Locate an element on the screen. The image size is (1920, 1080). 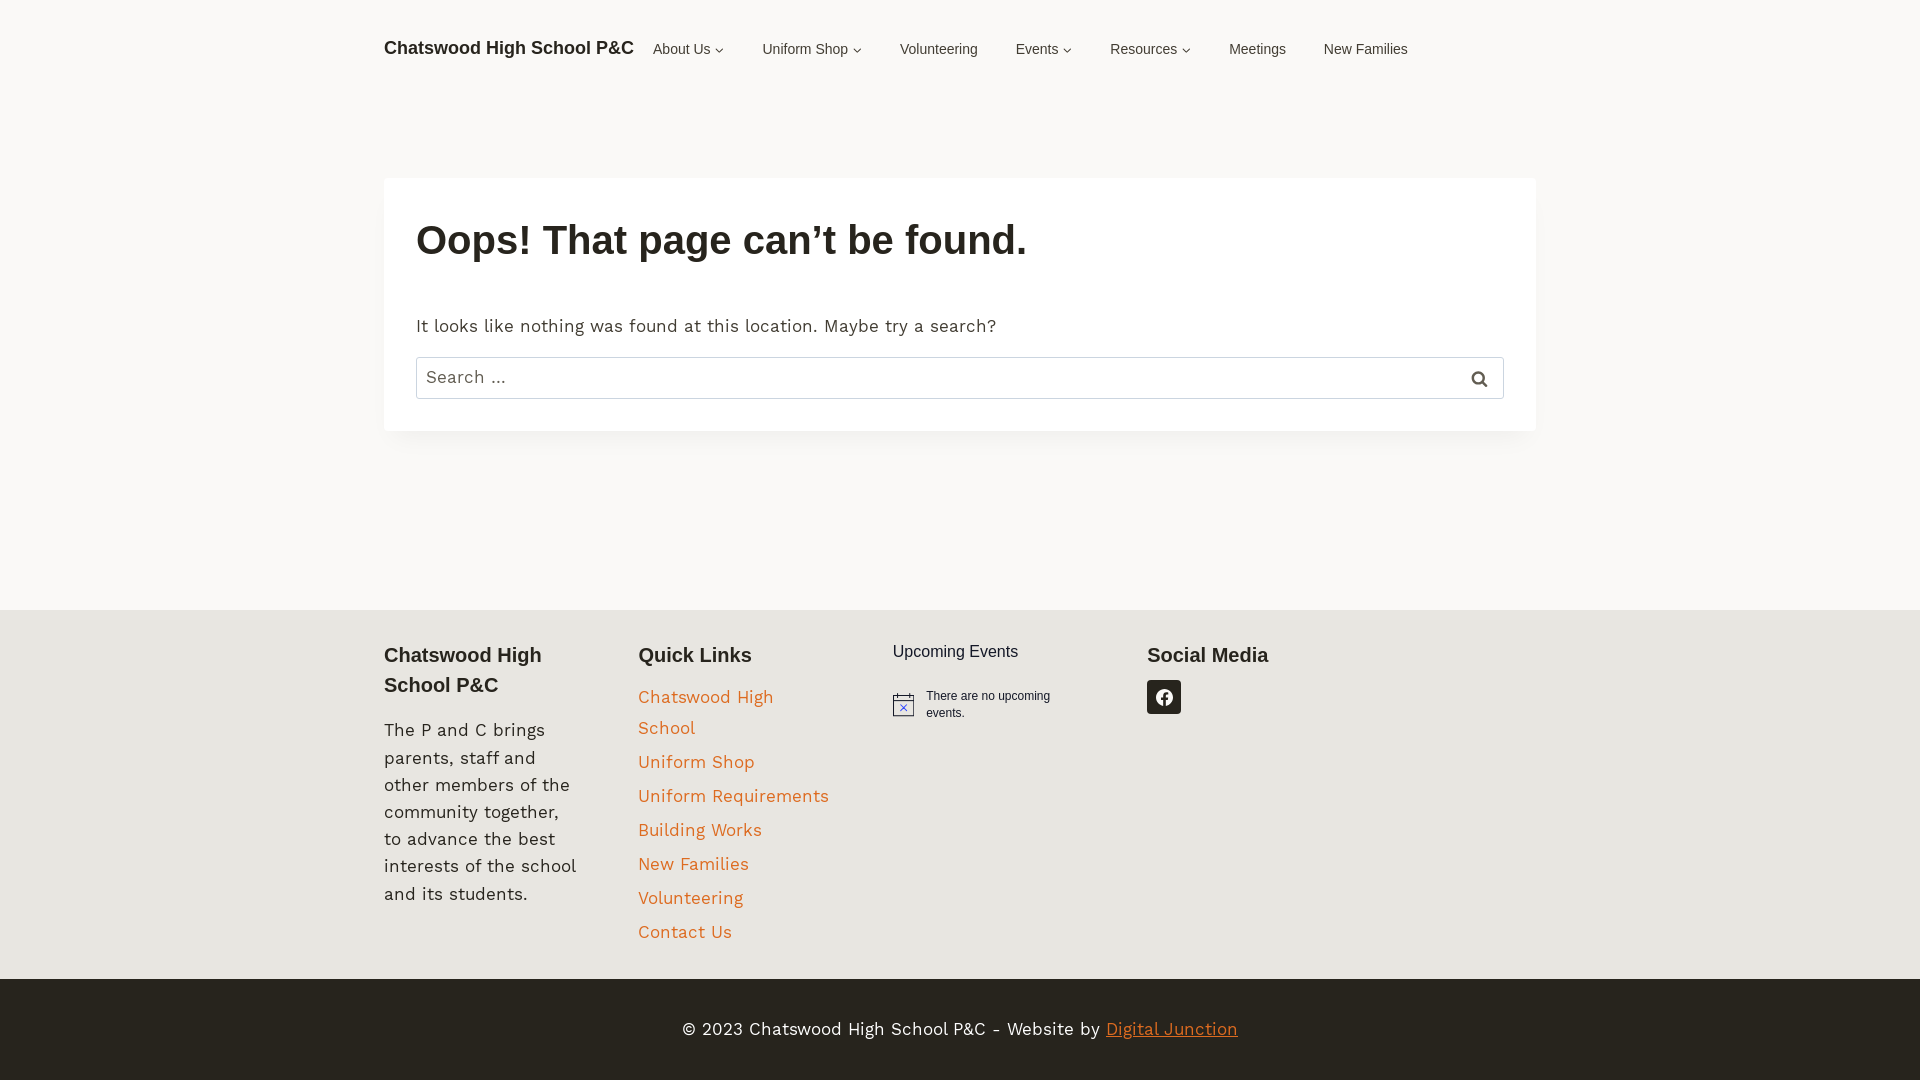
'Uniform Shop' is located at coordinates (733, 762).